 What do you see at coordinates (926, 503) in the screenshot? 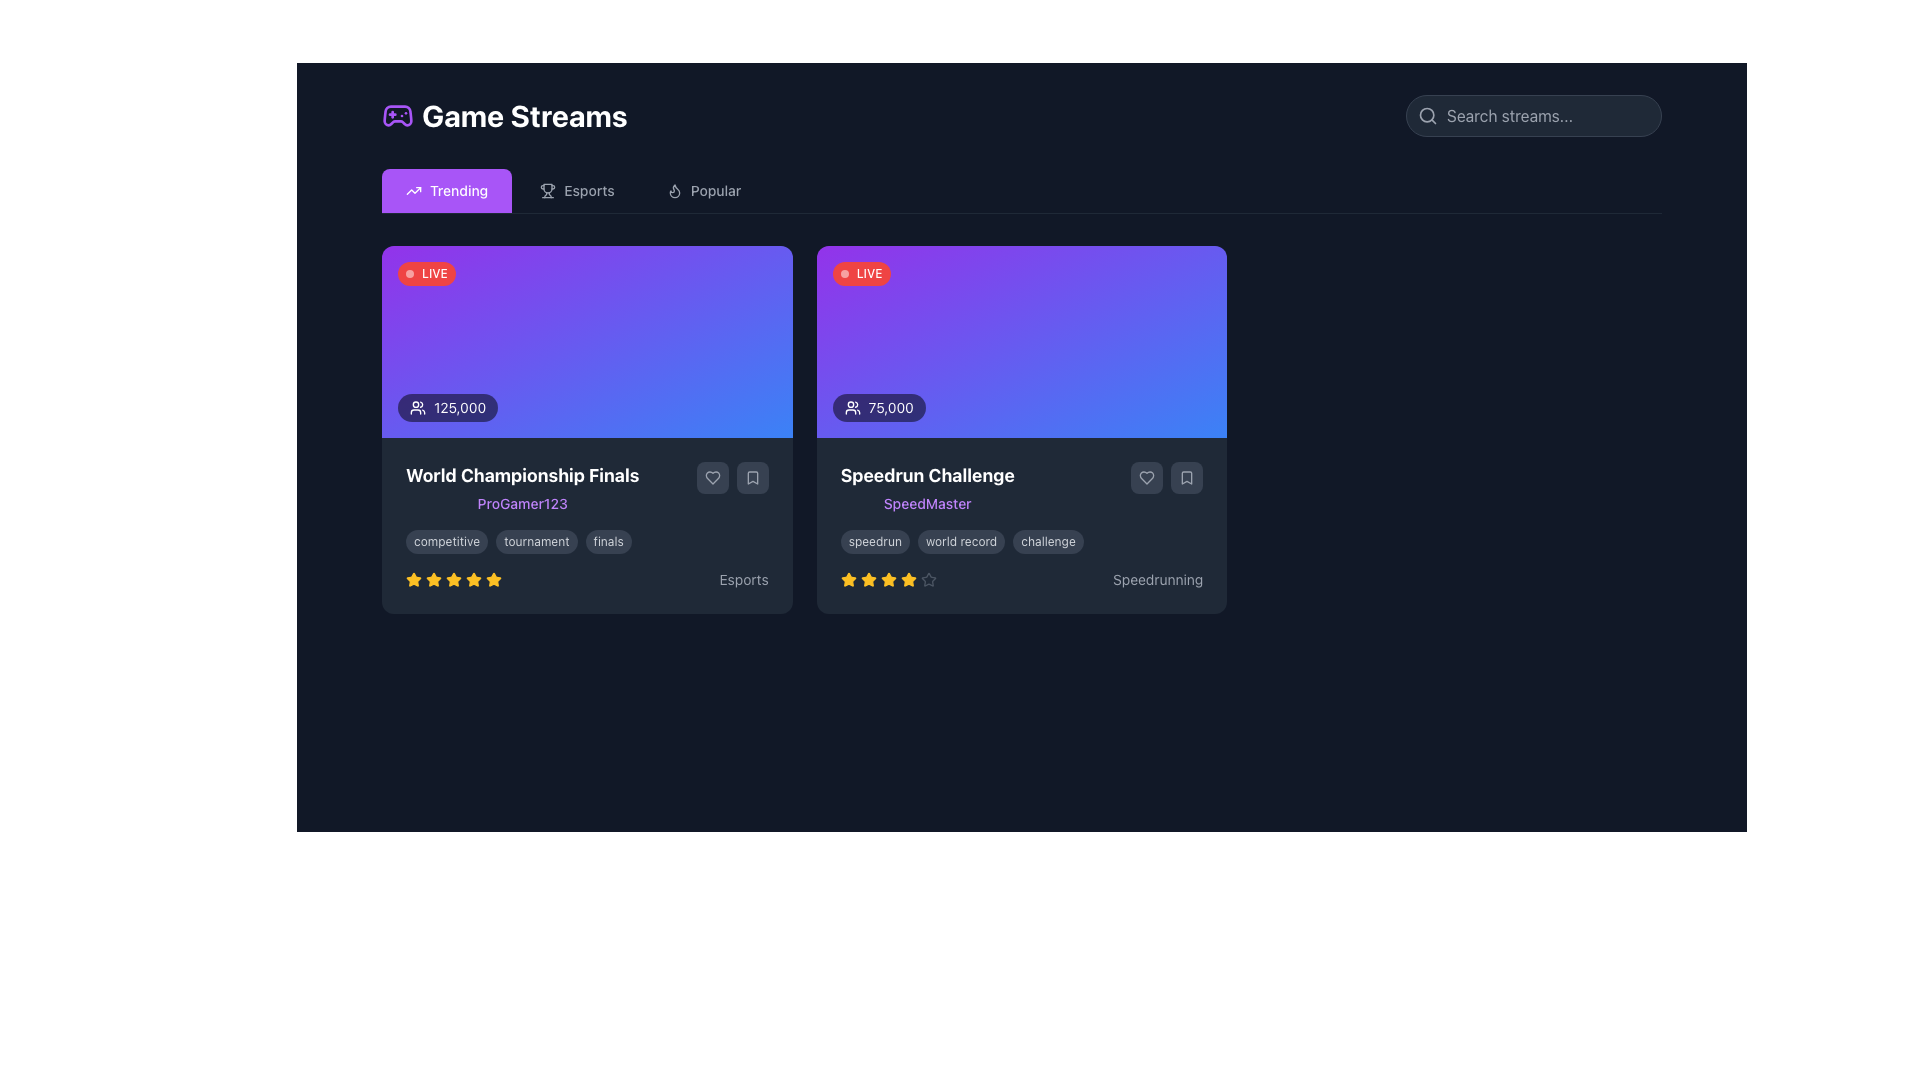
I see `the text label displaying 'SpeedMaster' in a small, bold, purple font located beneath the 'Speedrun Challenge' header on the second card from the left` at bounding box center [926, 503].